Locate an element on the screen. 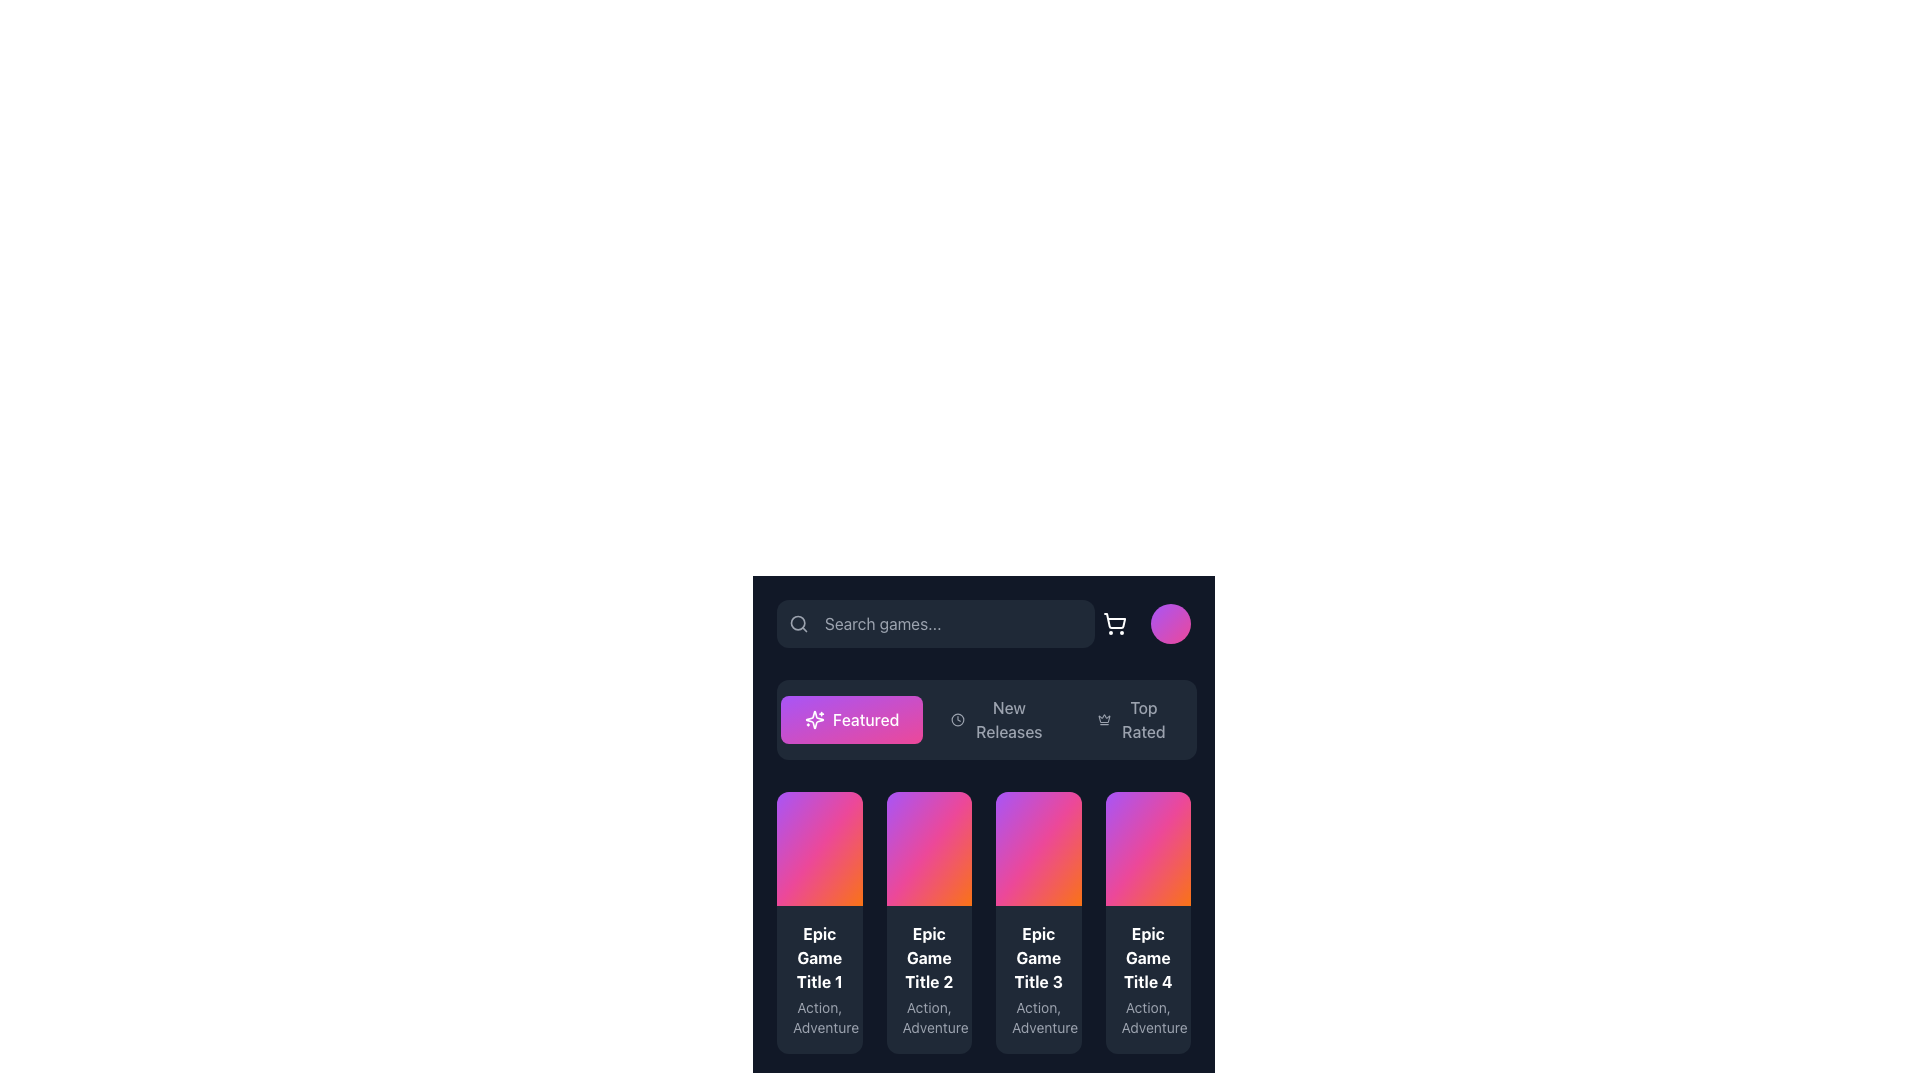  the magnifying glass icon located at the leftmost portion of the search bar is located at coordinates (797, 623).